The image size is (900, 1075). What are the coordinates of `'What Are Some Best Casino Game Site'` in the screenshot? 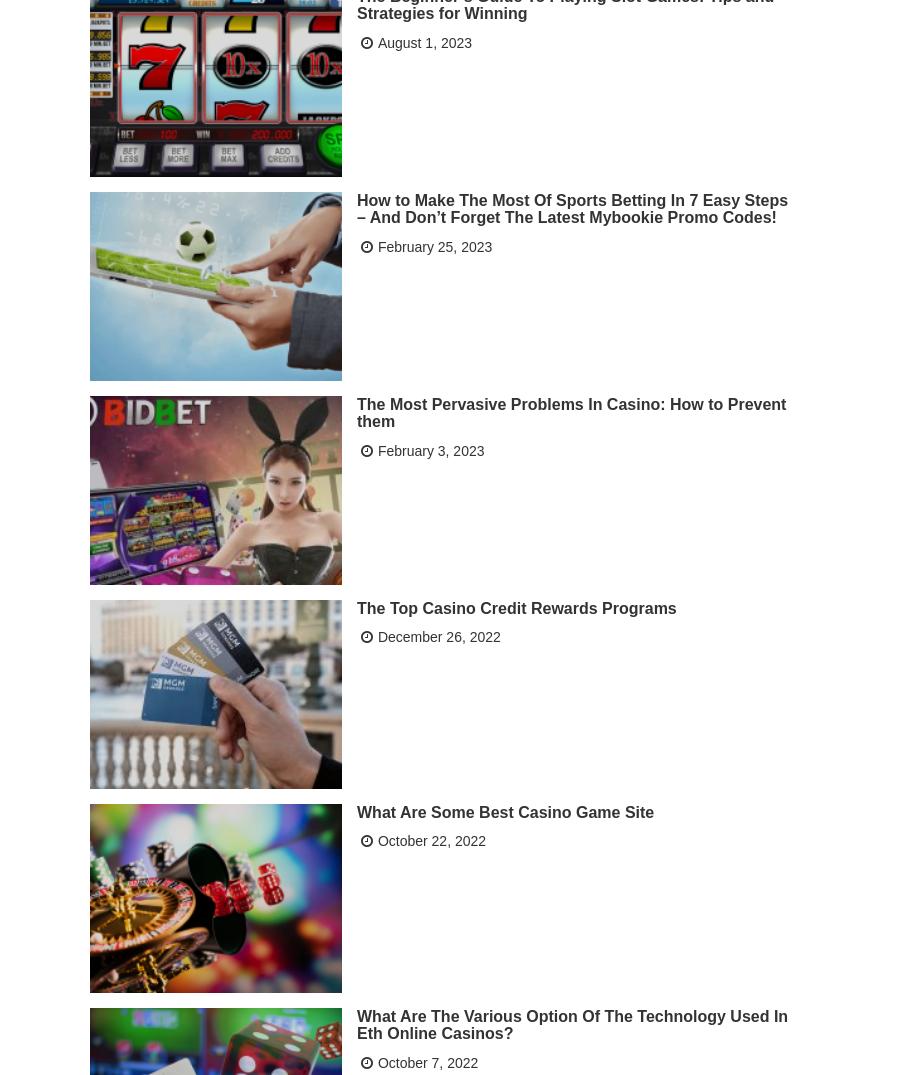 It's located at (504, 809).